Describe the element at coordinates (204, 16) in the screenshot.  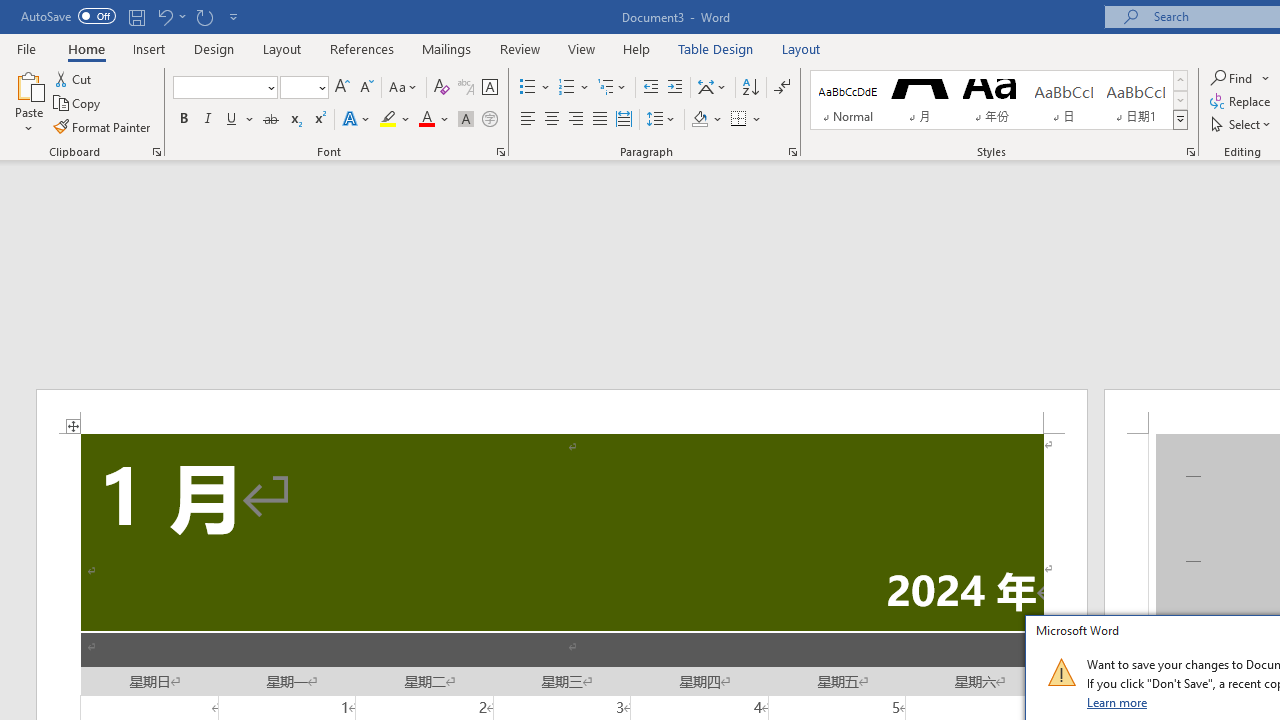
I see `'Repeat Style'` at that location.